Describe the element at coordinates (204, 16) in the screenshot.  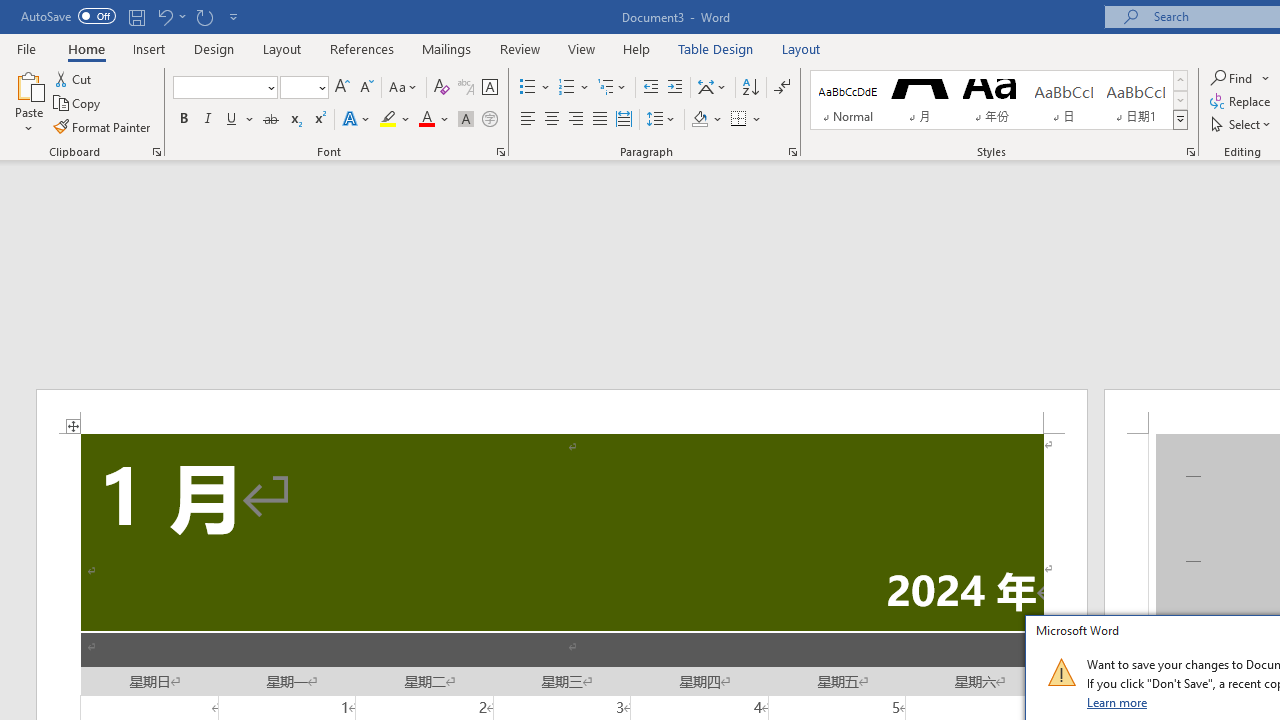
I see `'Repeat Style'` at that location.